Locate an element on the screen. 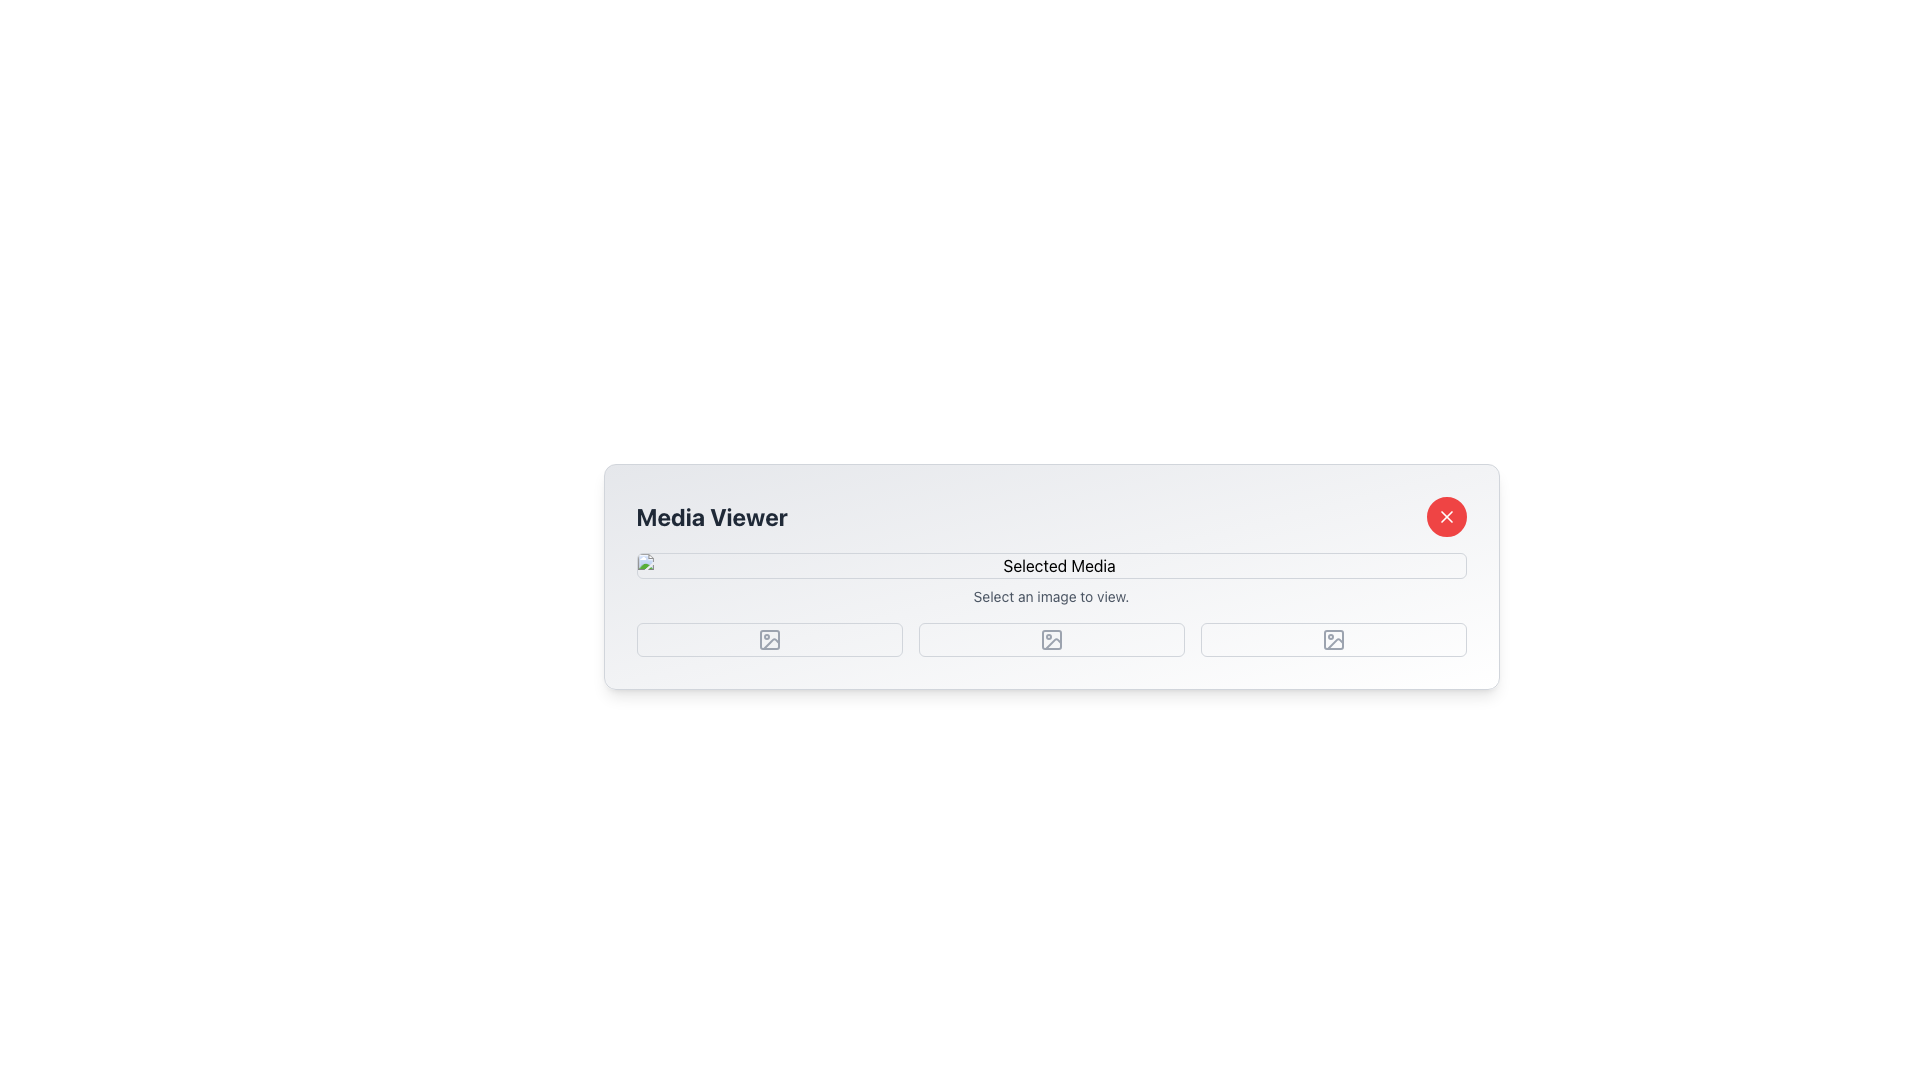 Image resolution: width=1920 pixels, height=1080 pixels. the rectangular button with rounded corners and a missing image icon located in the bottom left section of the interface is located at coordinates (768, 640).